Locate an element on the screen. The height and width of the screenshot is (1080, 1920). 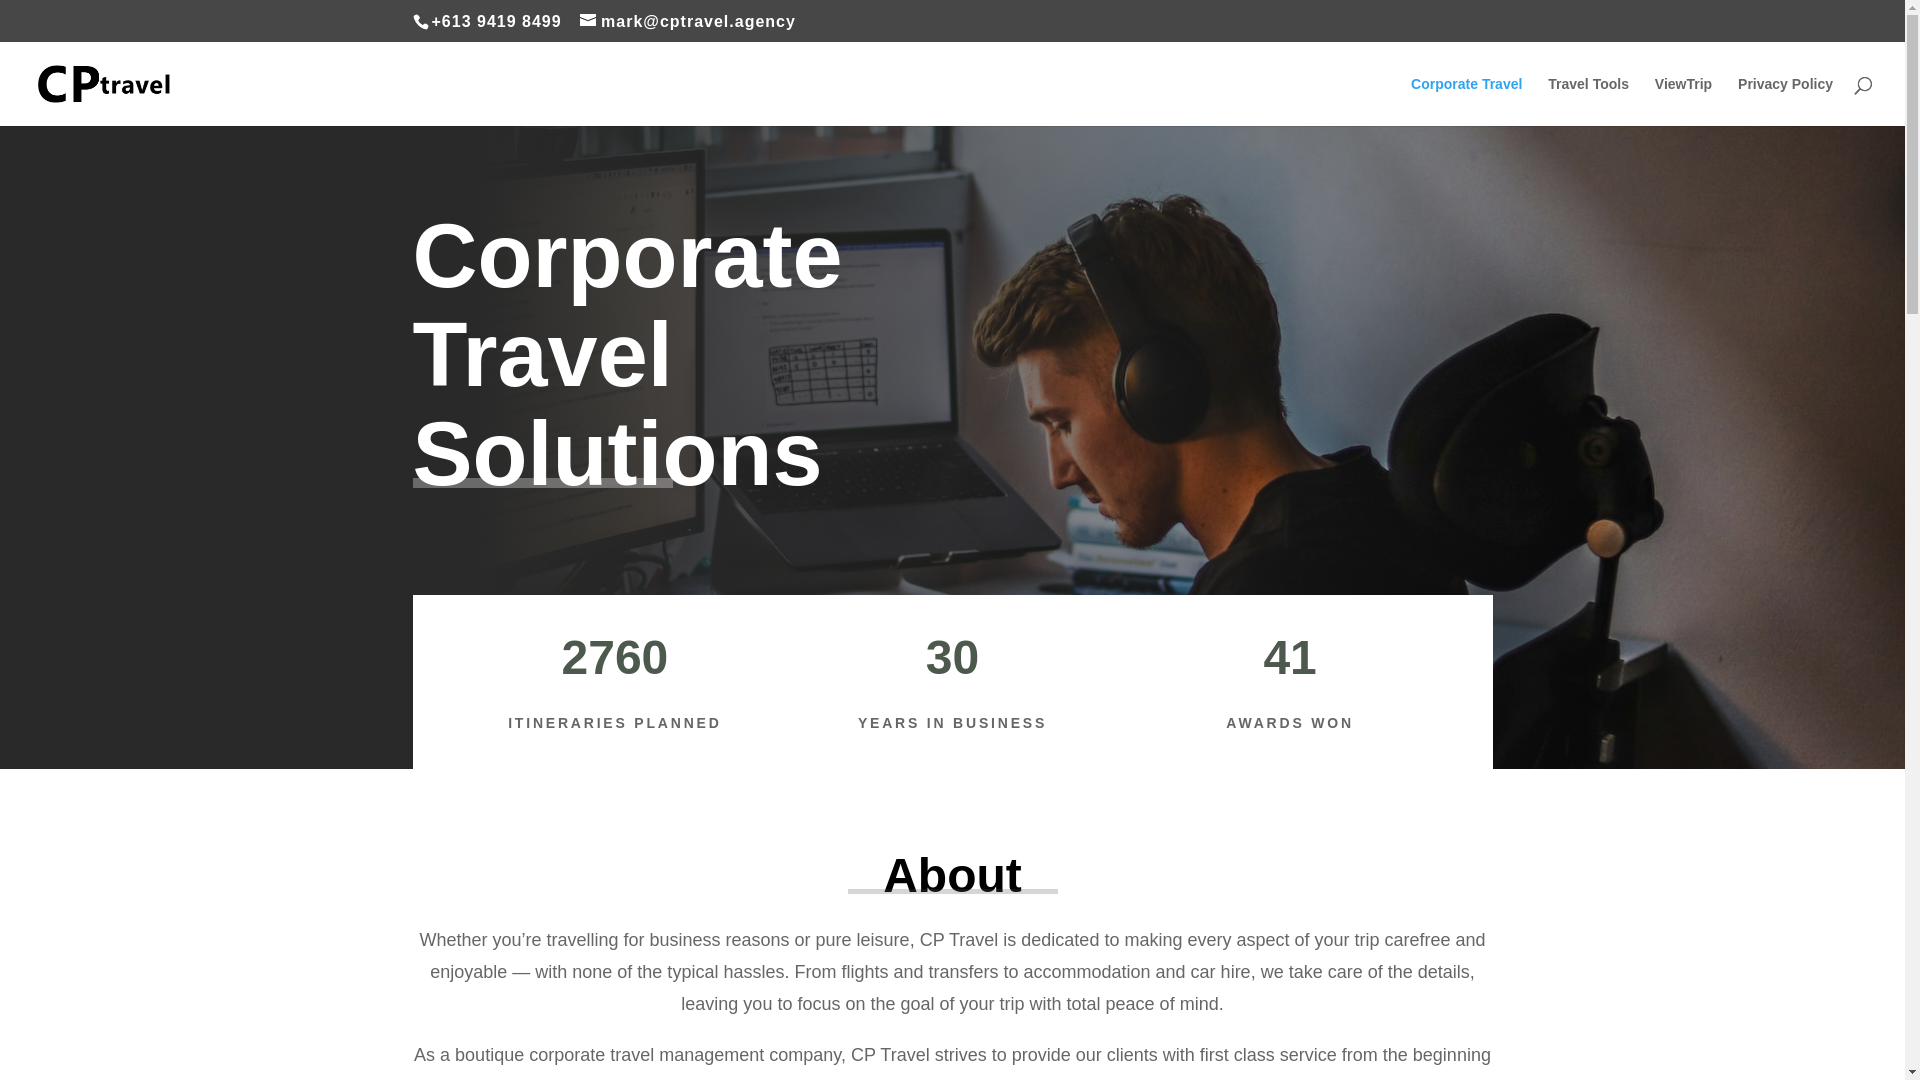
'mark@cptravel.agency' is located at coordinates (687, 21).